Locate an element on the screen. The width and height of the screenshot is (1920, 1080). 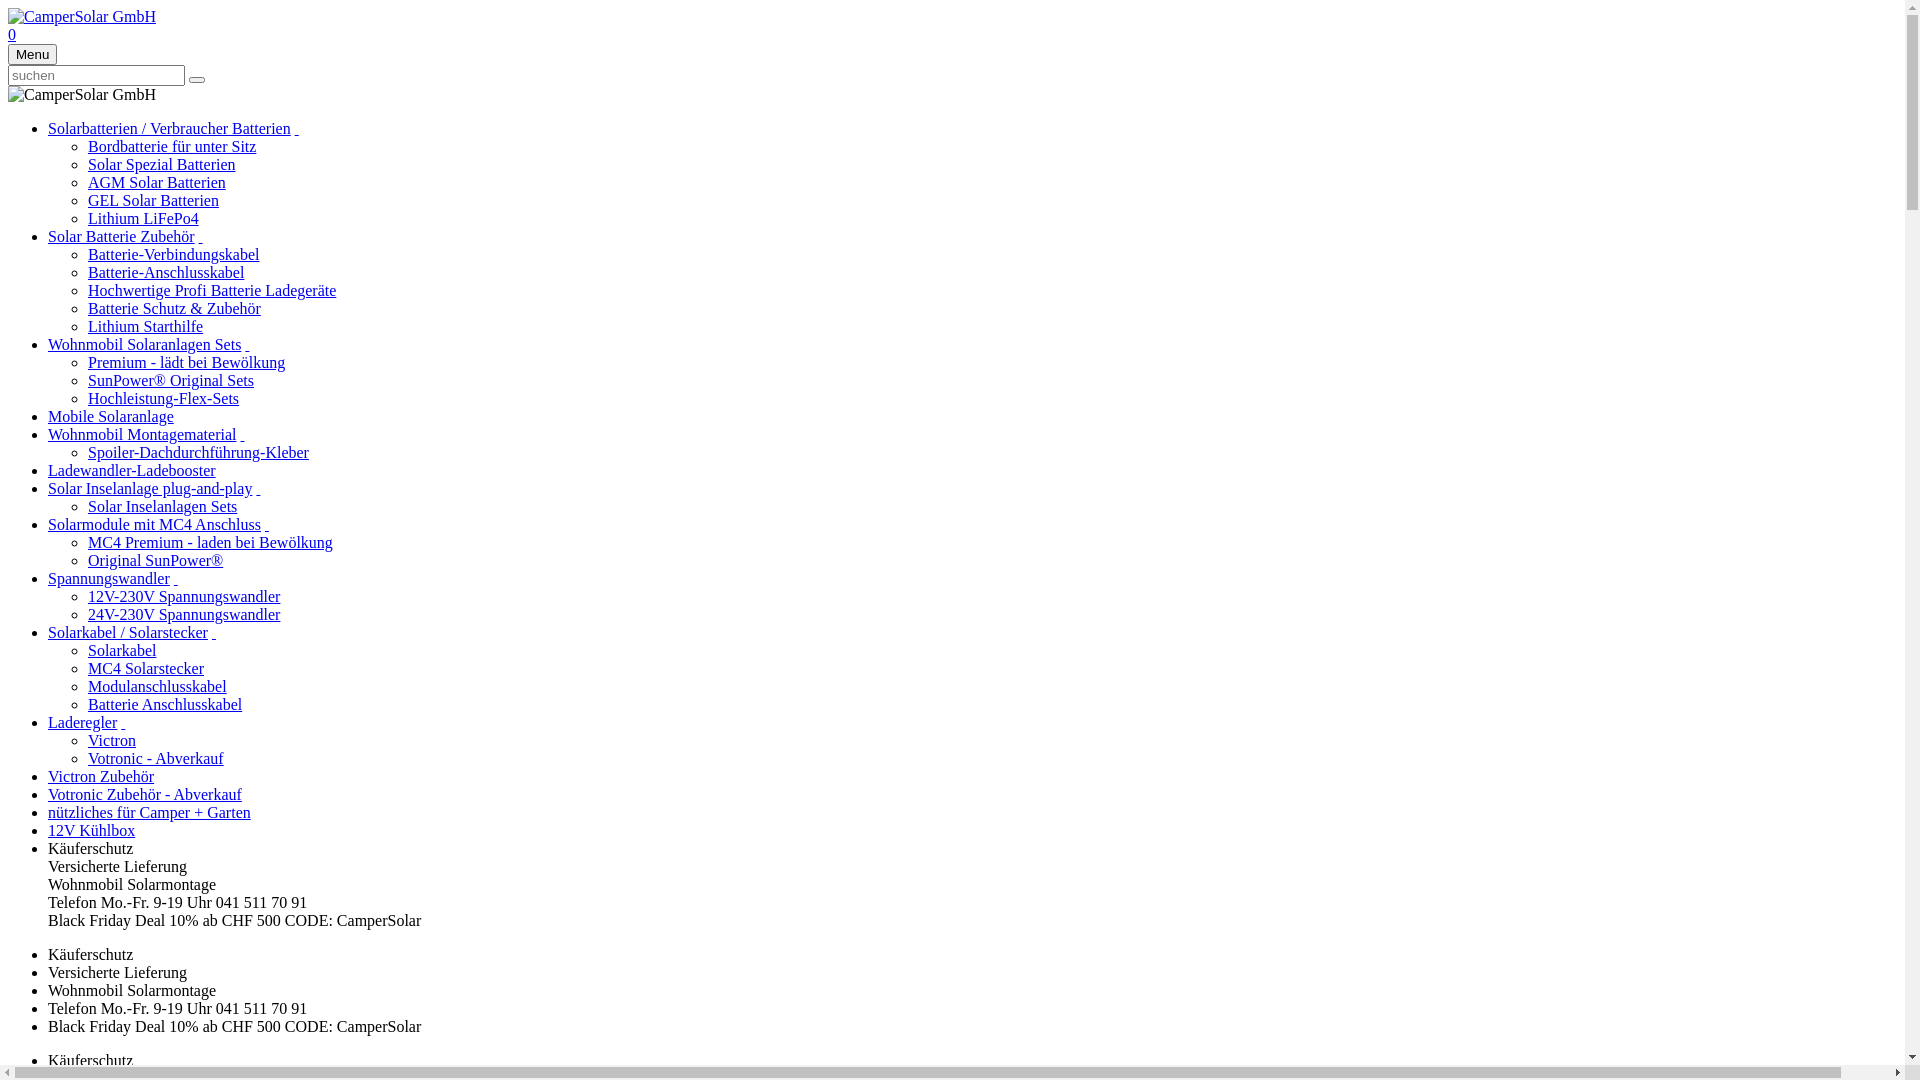
' ' is located at coordinates (201, 235).